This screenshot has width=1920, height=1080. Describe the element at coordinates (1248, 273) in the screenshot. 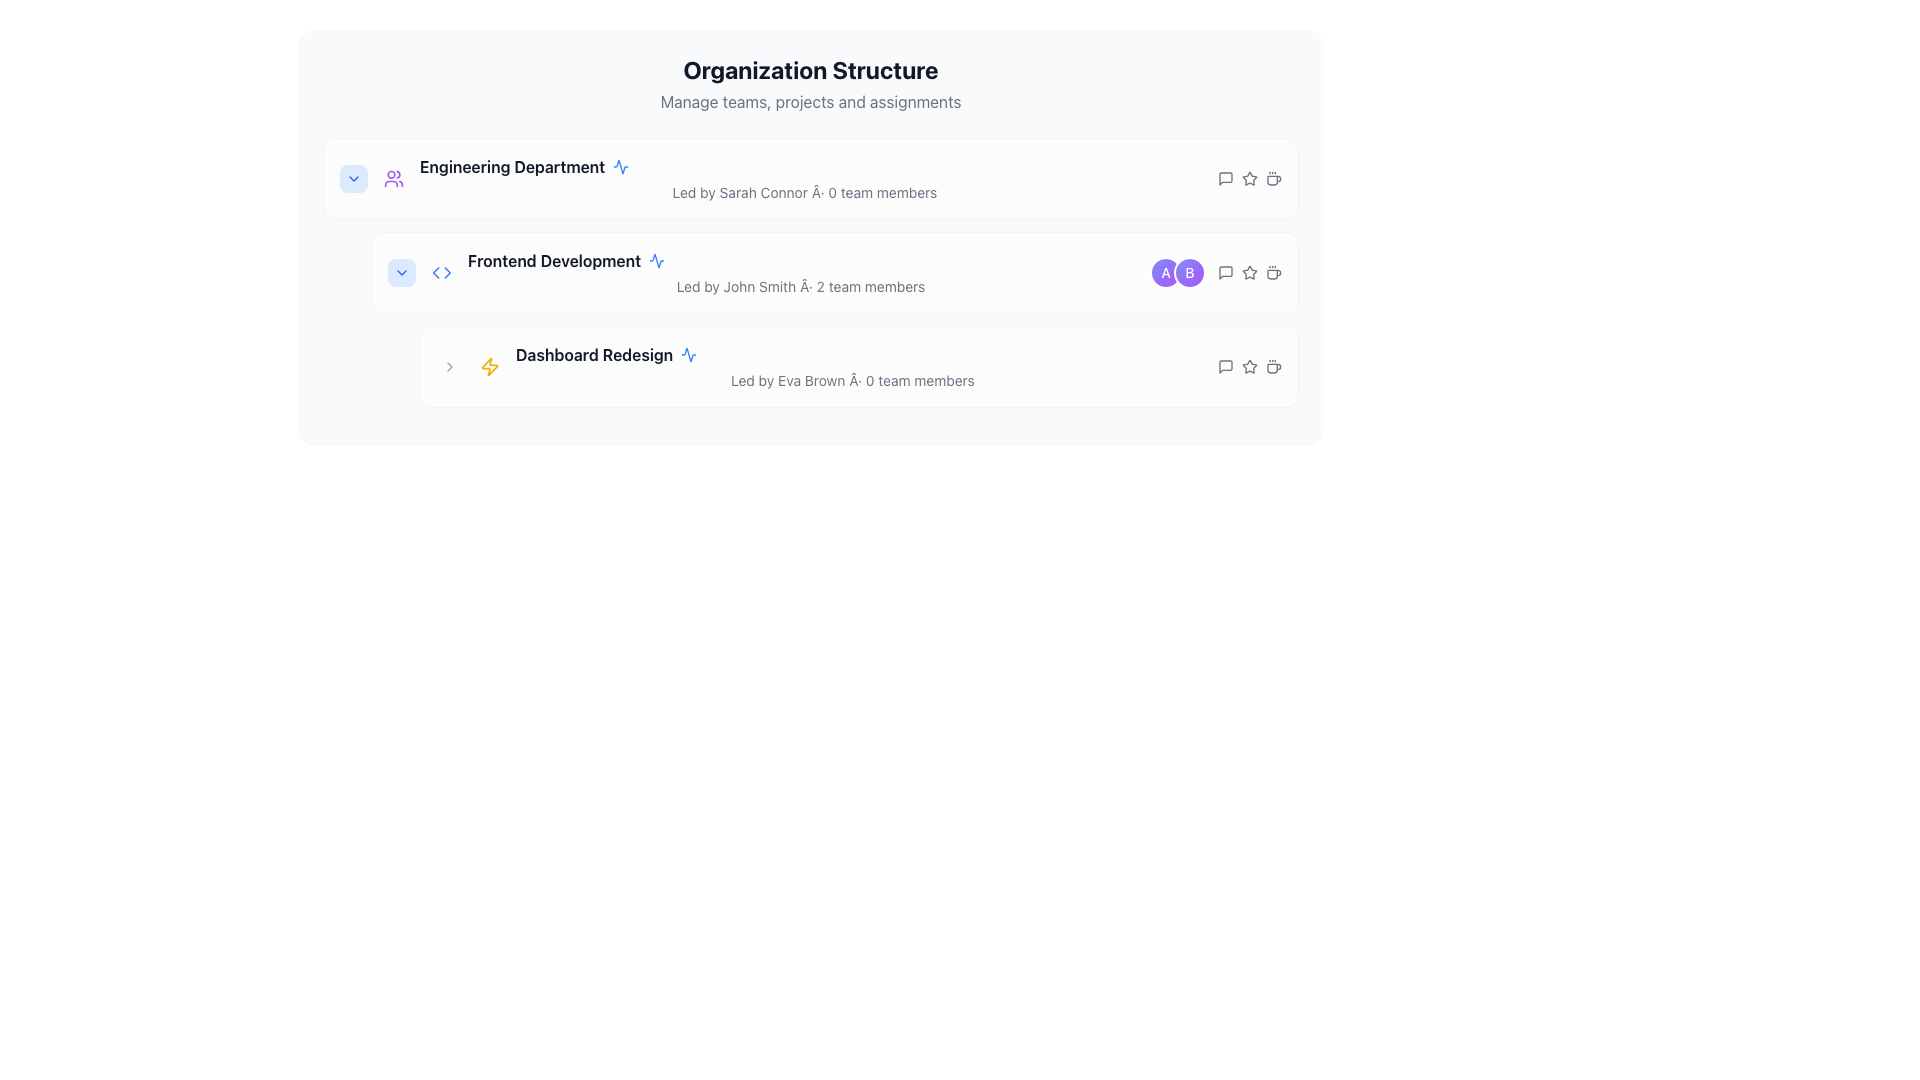

I see `the star icon, which is the third item` at that location.